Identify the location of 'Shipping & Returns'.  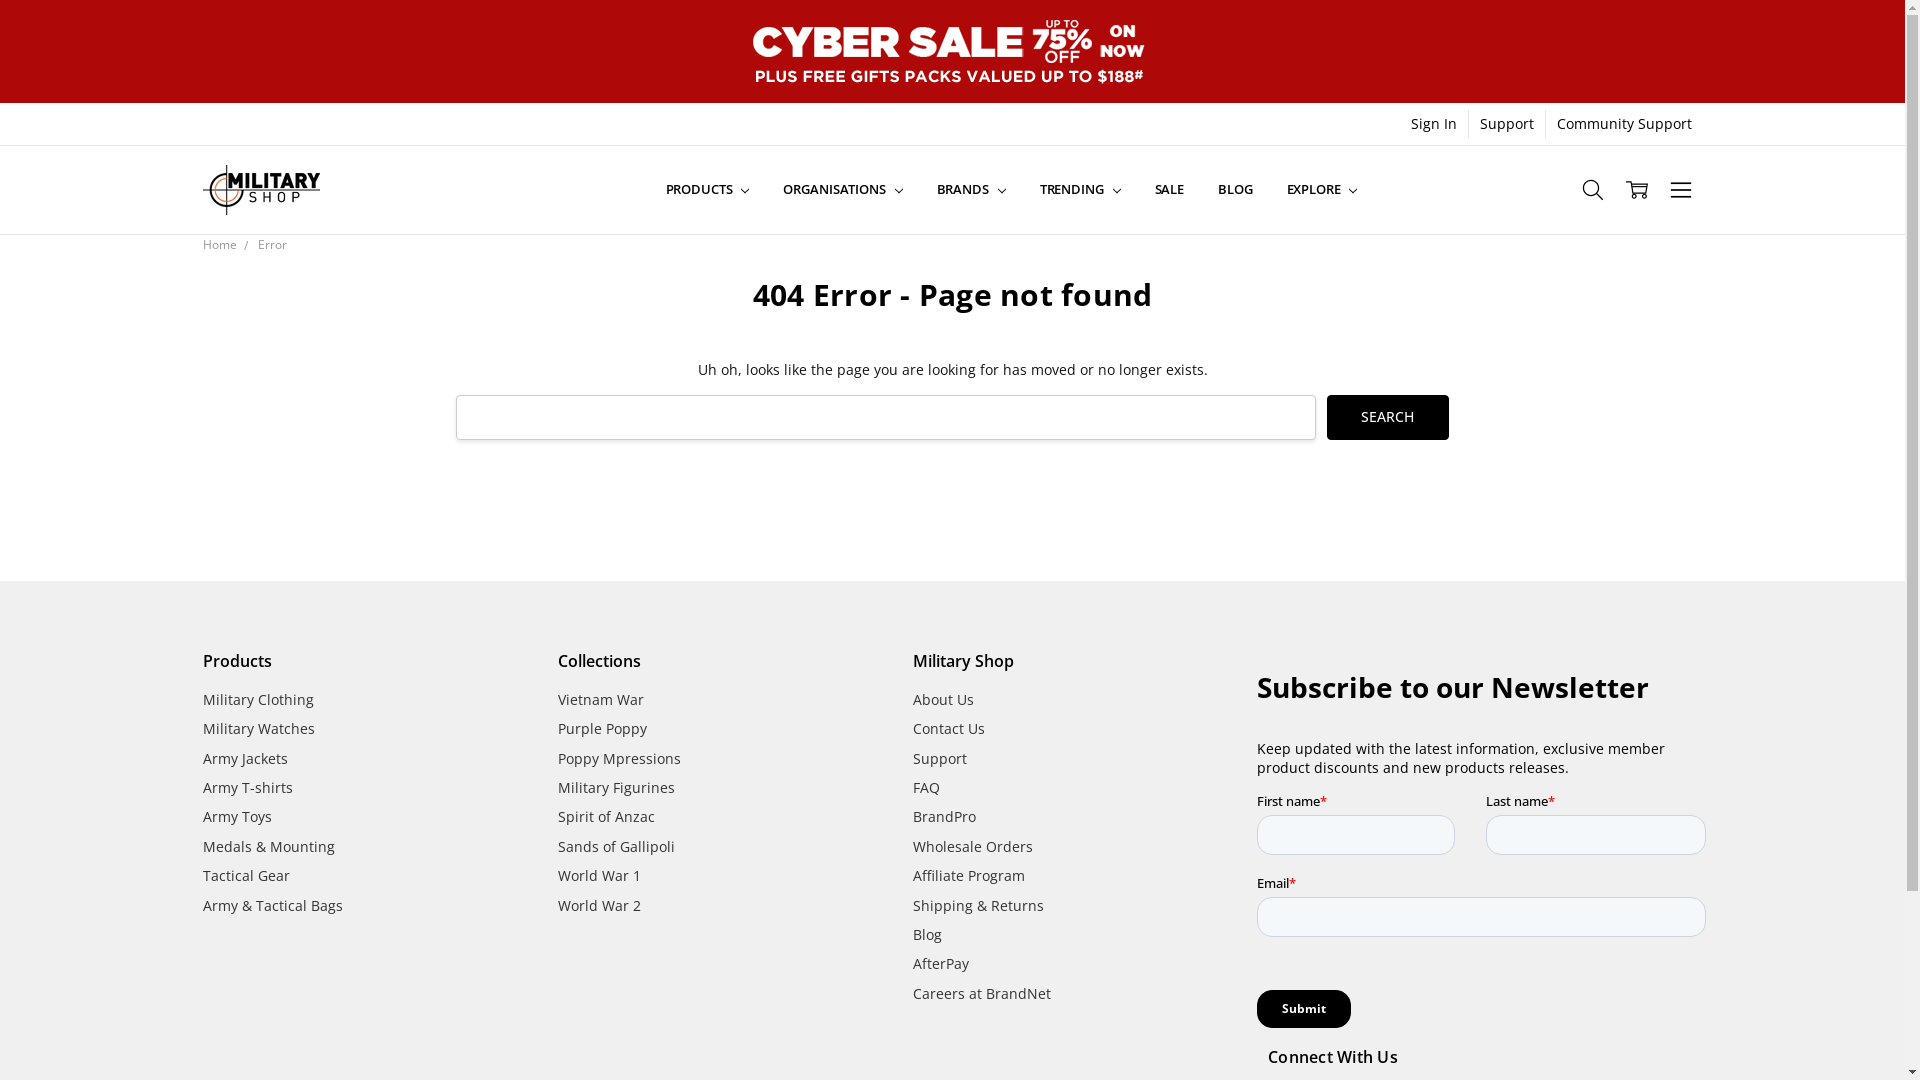
(978, 905).